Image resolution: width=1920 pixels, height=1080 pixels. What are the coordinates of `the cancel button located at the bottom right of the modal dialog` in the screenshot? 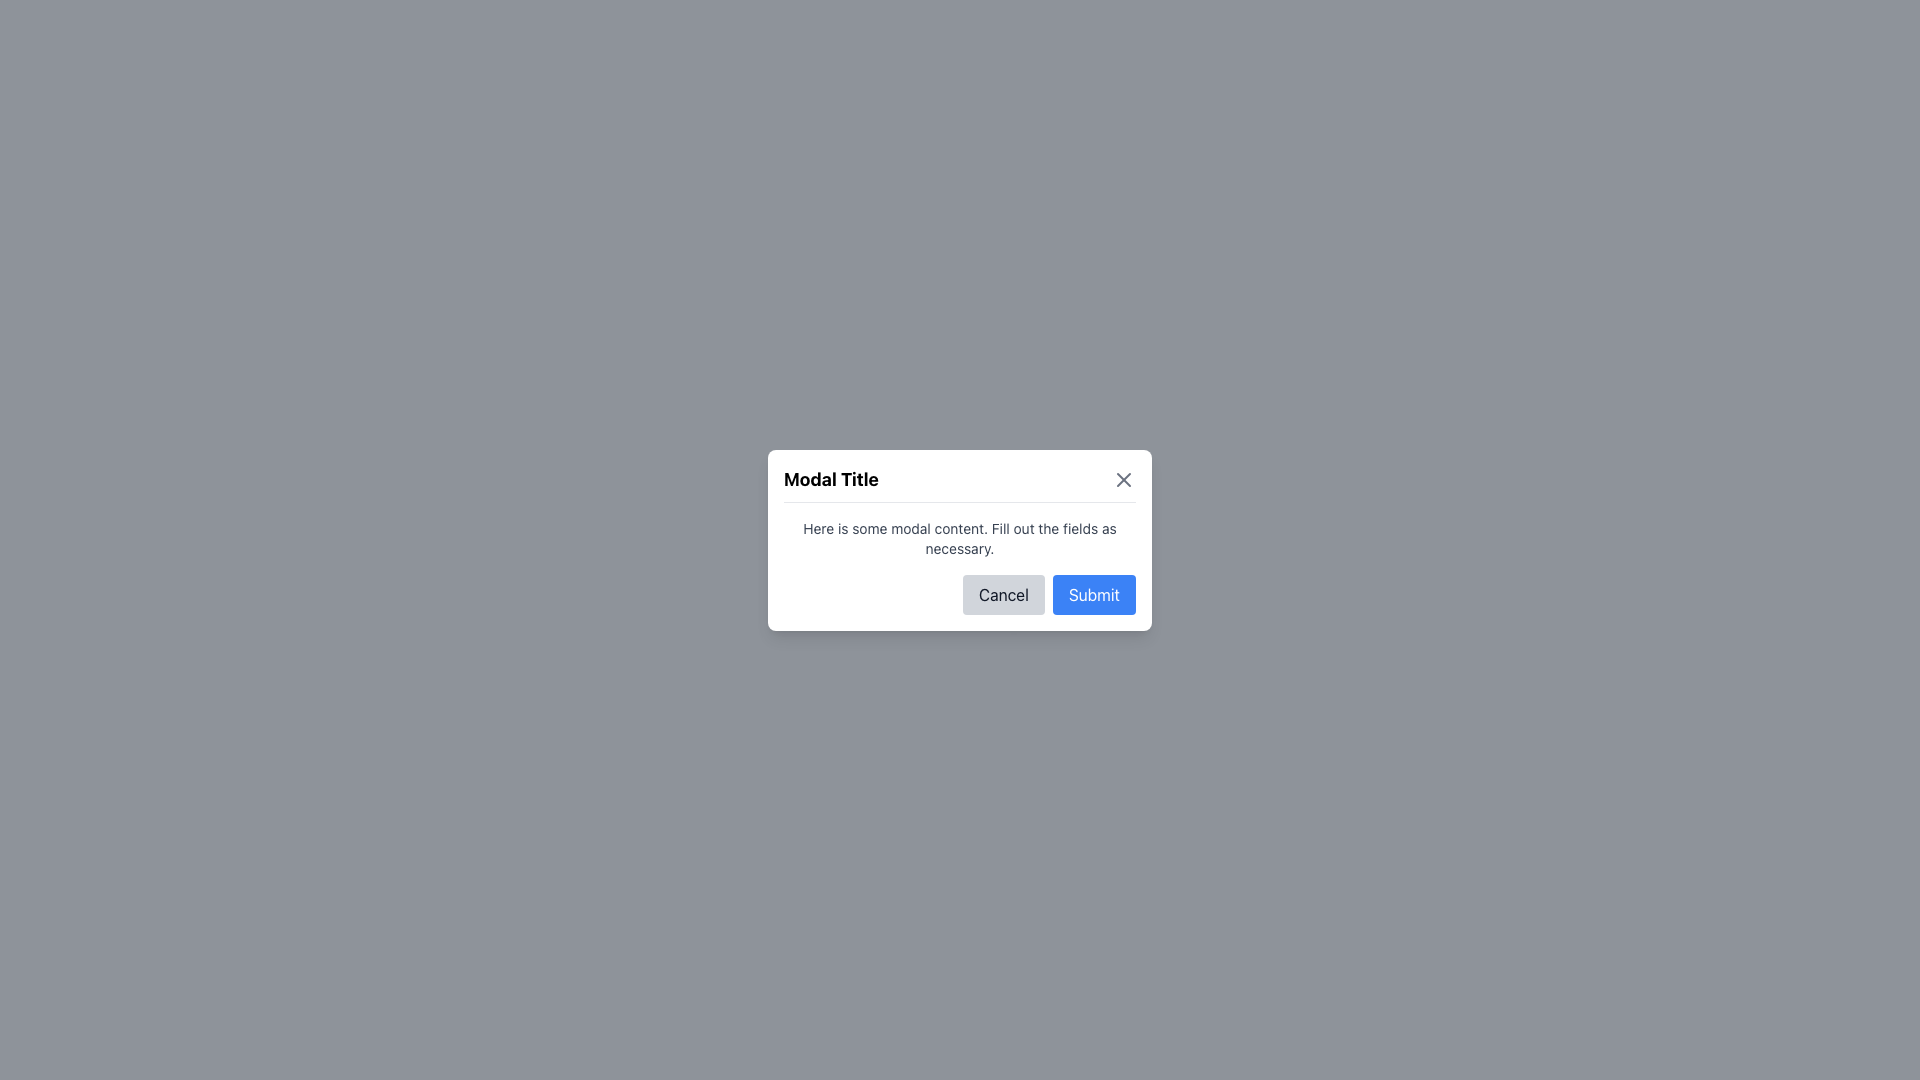 It's located at (1003, 593).